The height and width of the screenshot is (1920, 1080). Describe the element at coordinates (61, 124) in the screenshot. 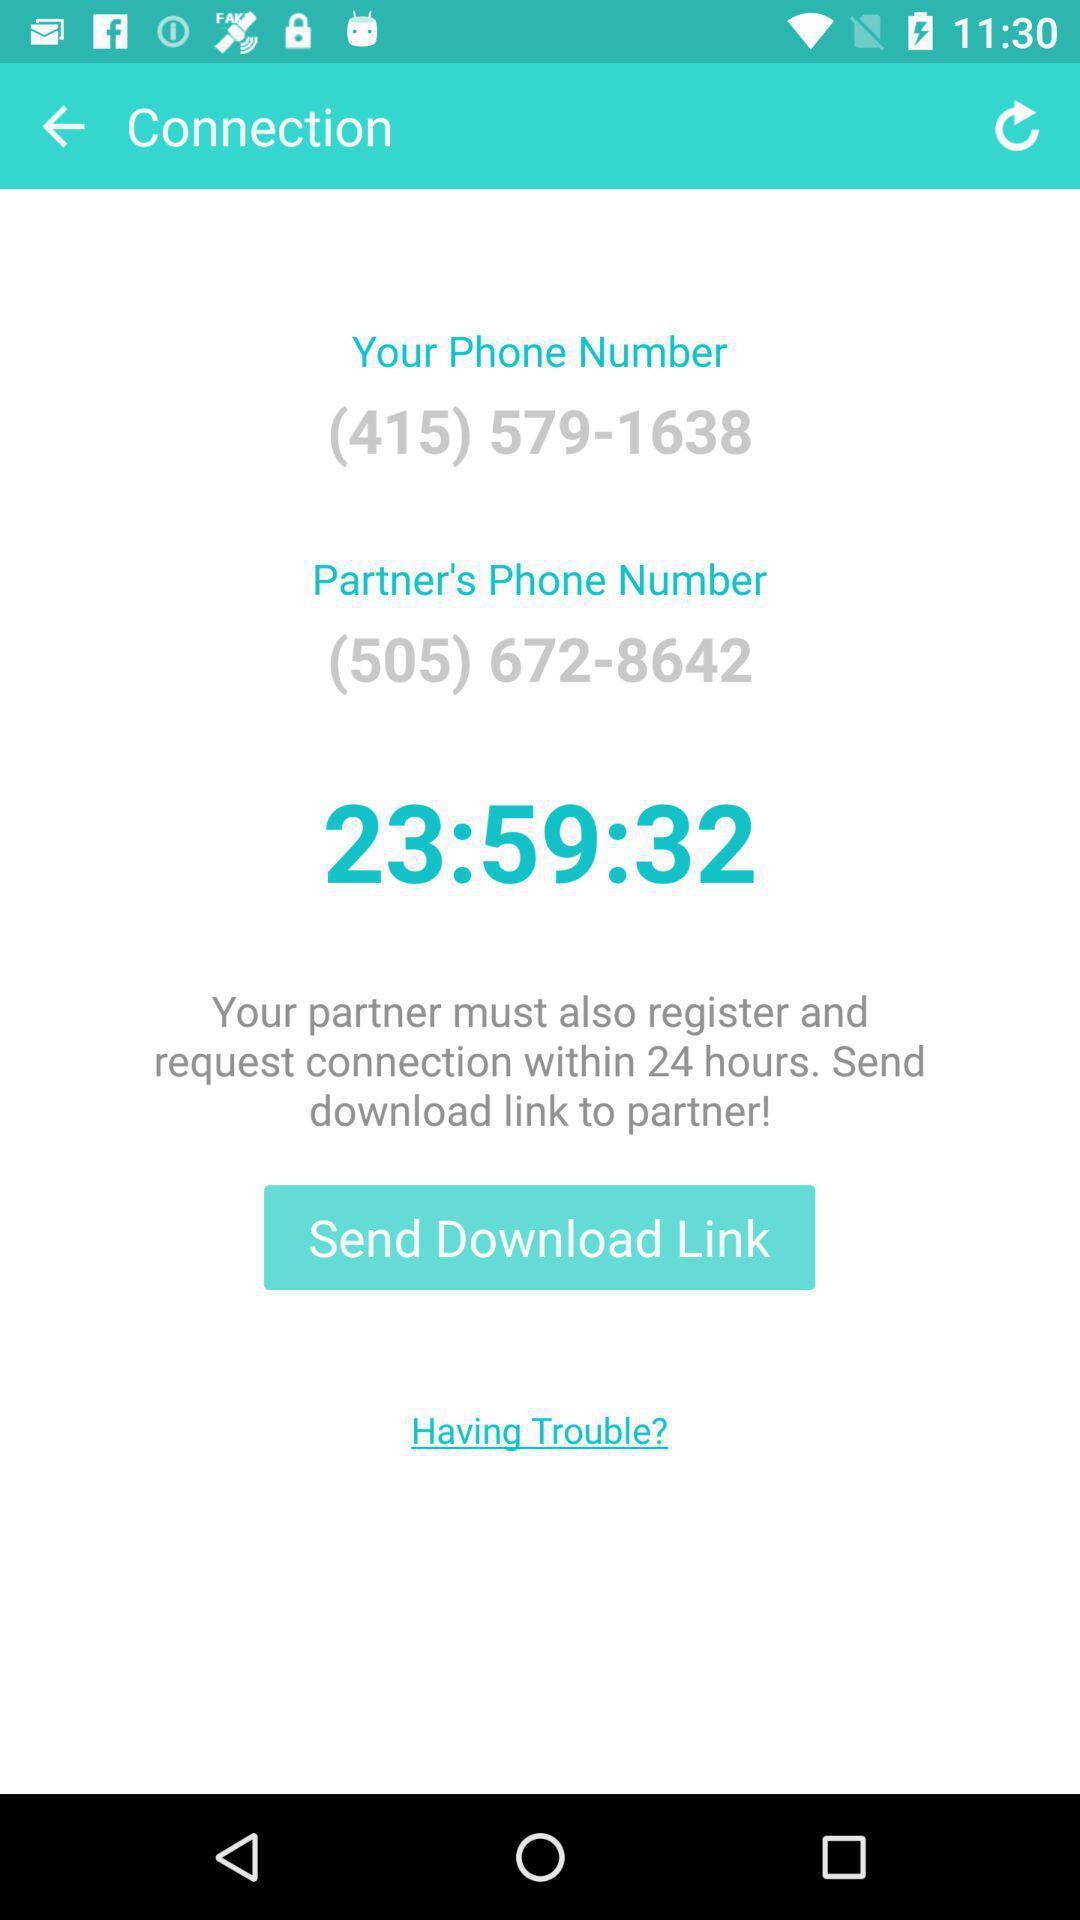

I see `the item to the left of the connection` at that location.